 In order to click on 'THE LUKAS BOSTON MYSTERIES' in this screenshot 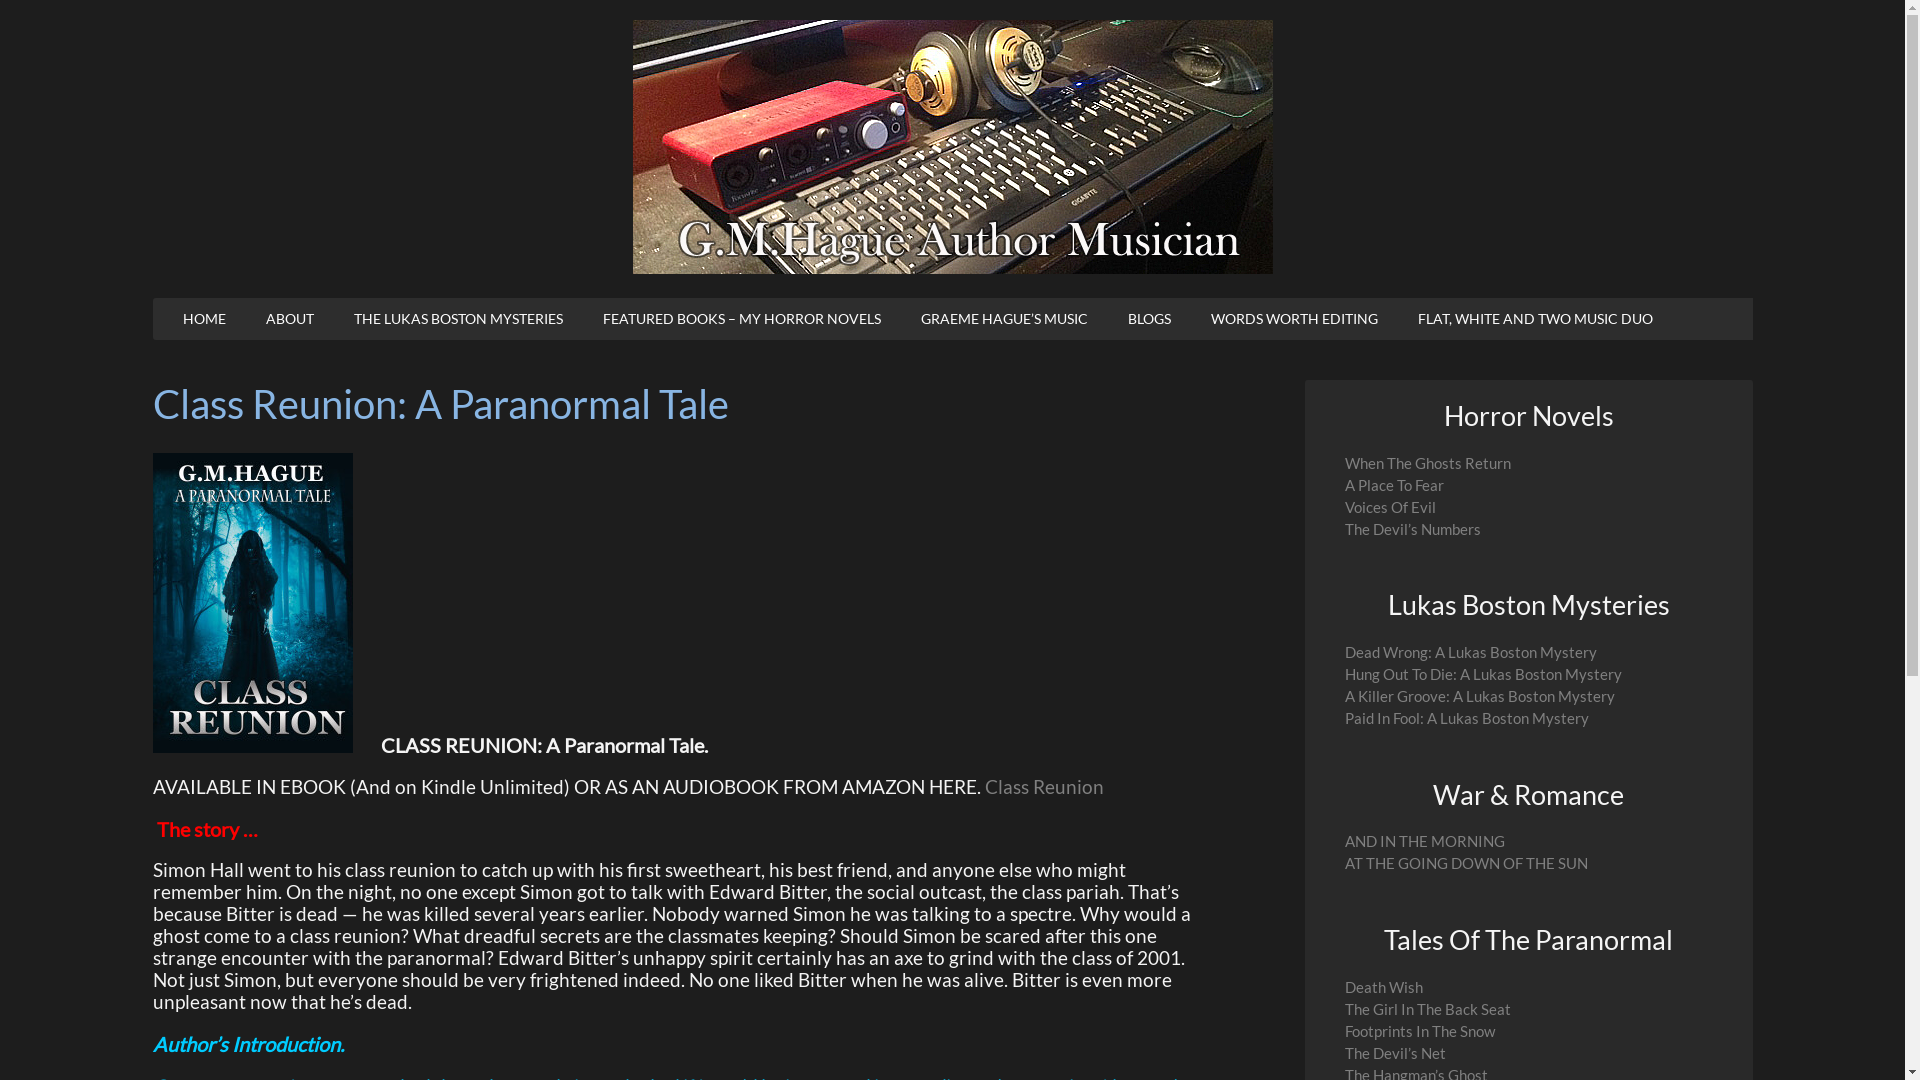, I will do `click(457, 318)`.